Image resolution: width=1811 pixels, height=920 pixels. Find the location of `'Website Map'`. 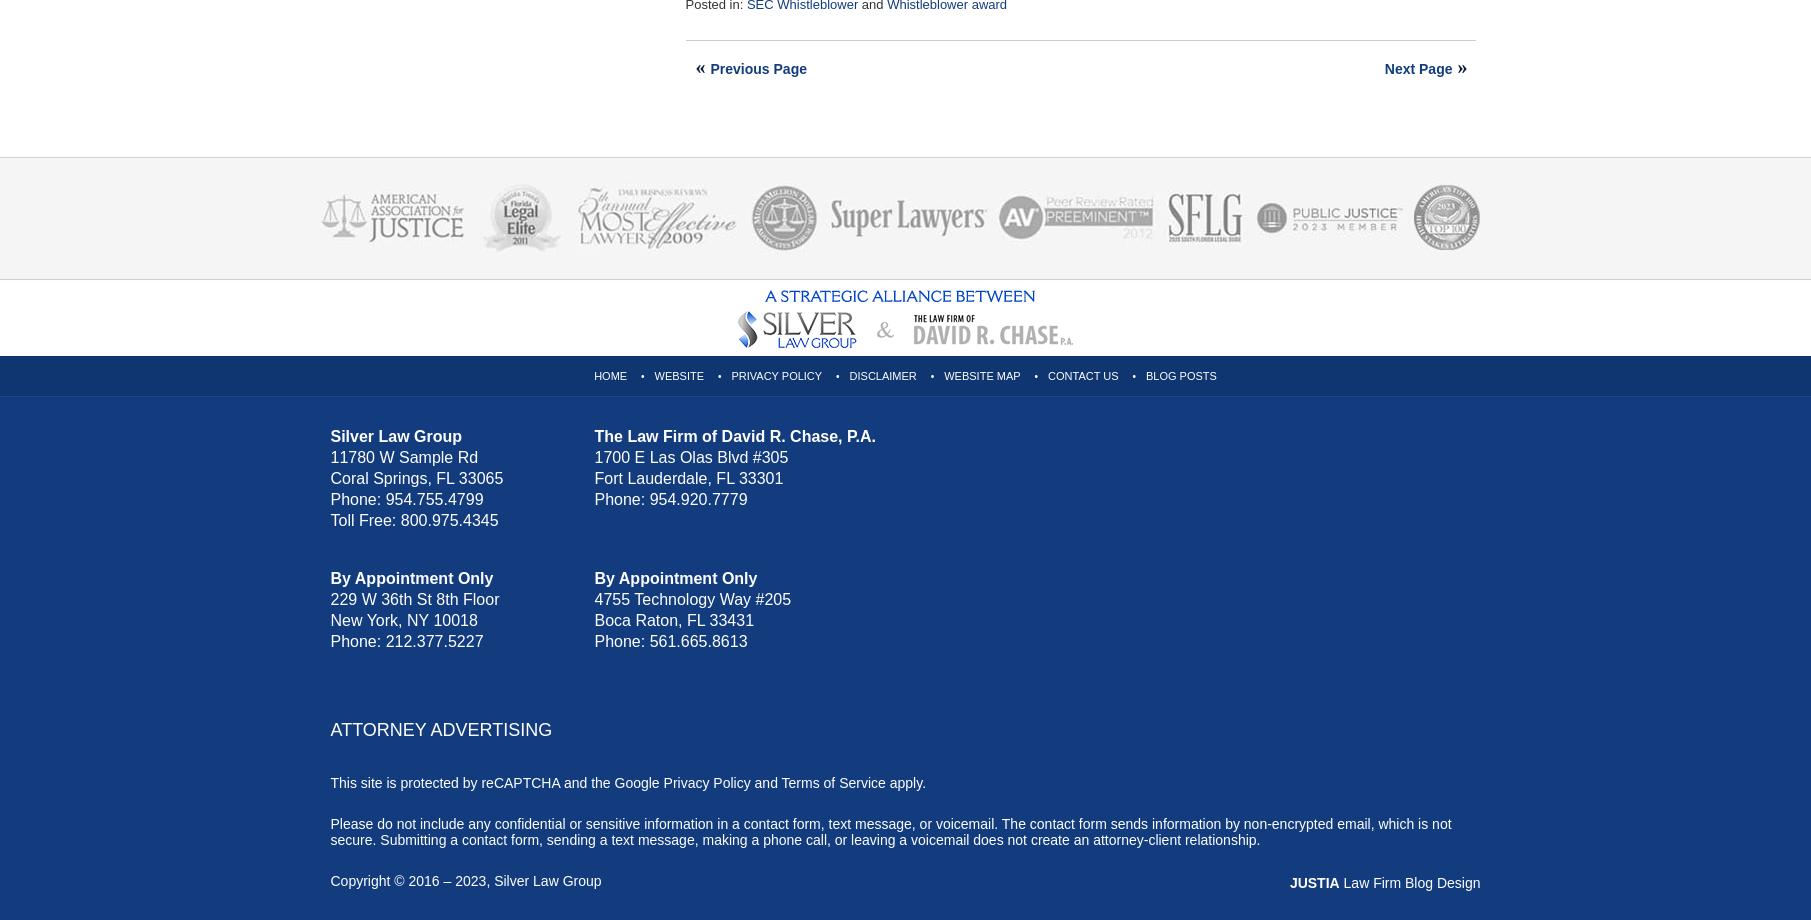

'Website Map' is located at coordinates (980, 375).